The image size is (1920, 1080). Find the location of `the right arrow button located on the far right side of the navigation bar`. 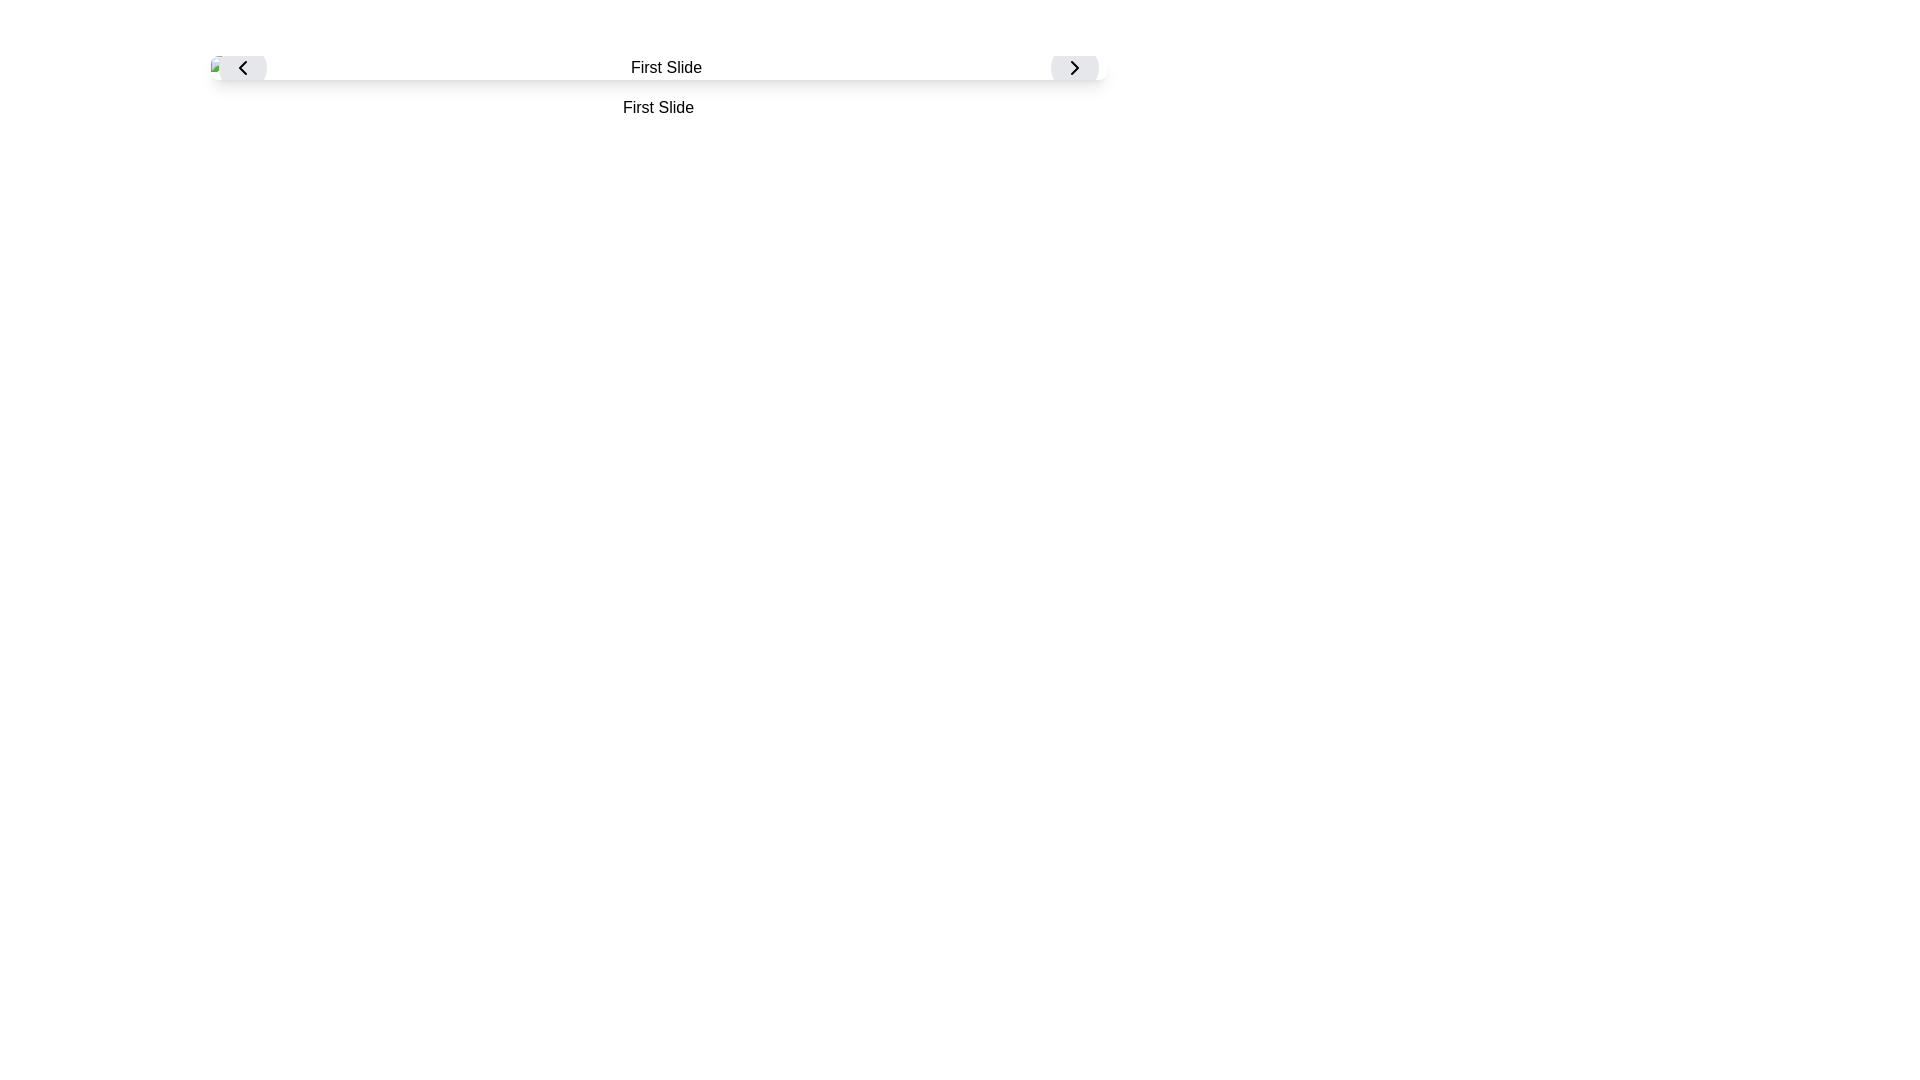

the right arrow button located on the far right side of the navigation bar is located at coordinates (1073, 67).